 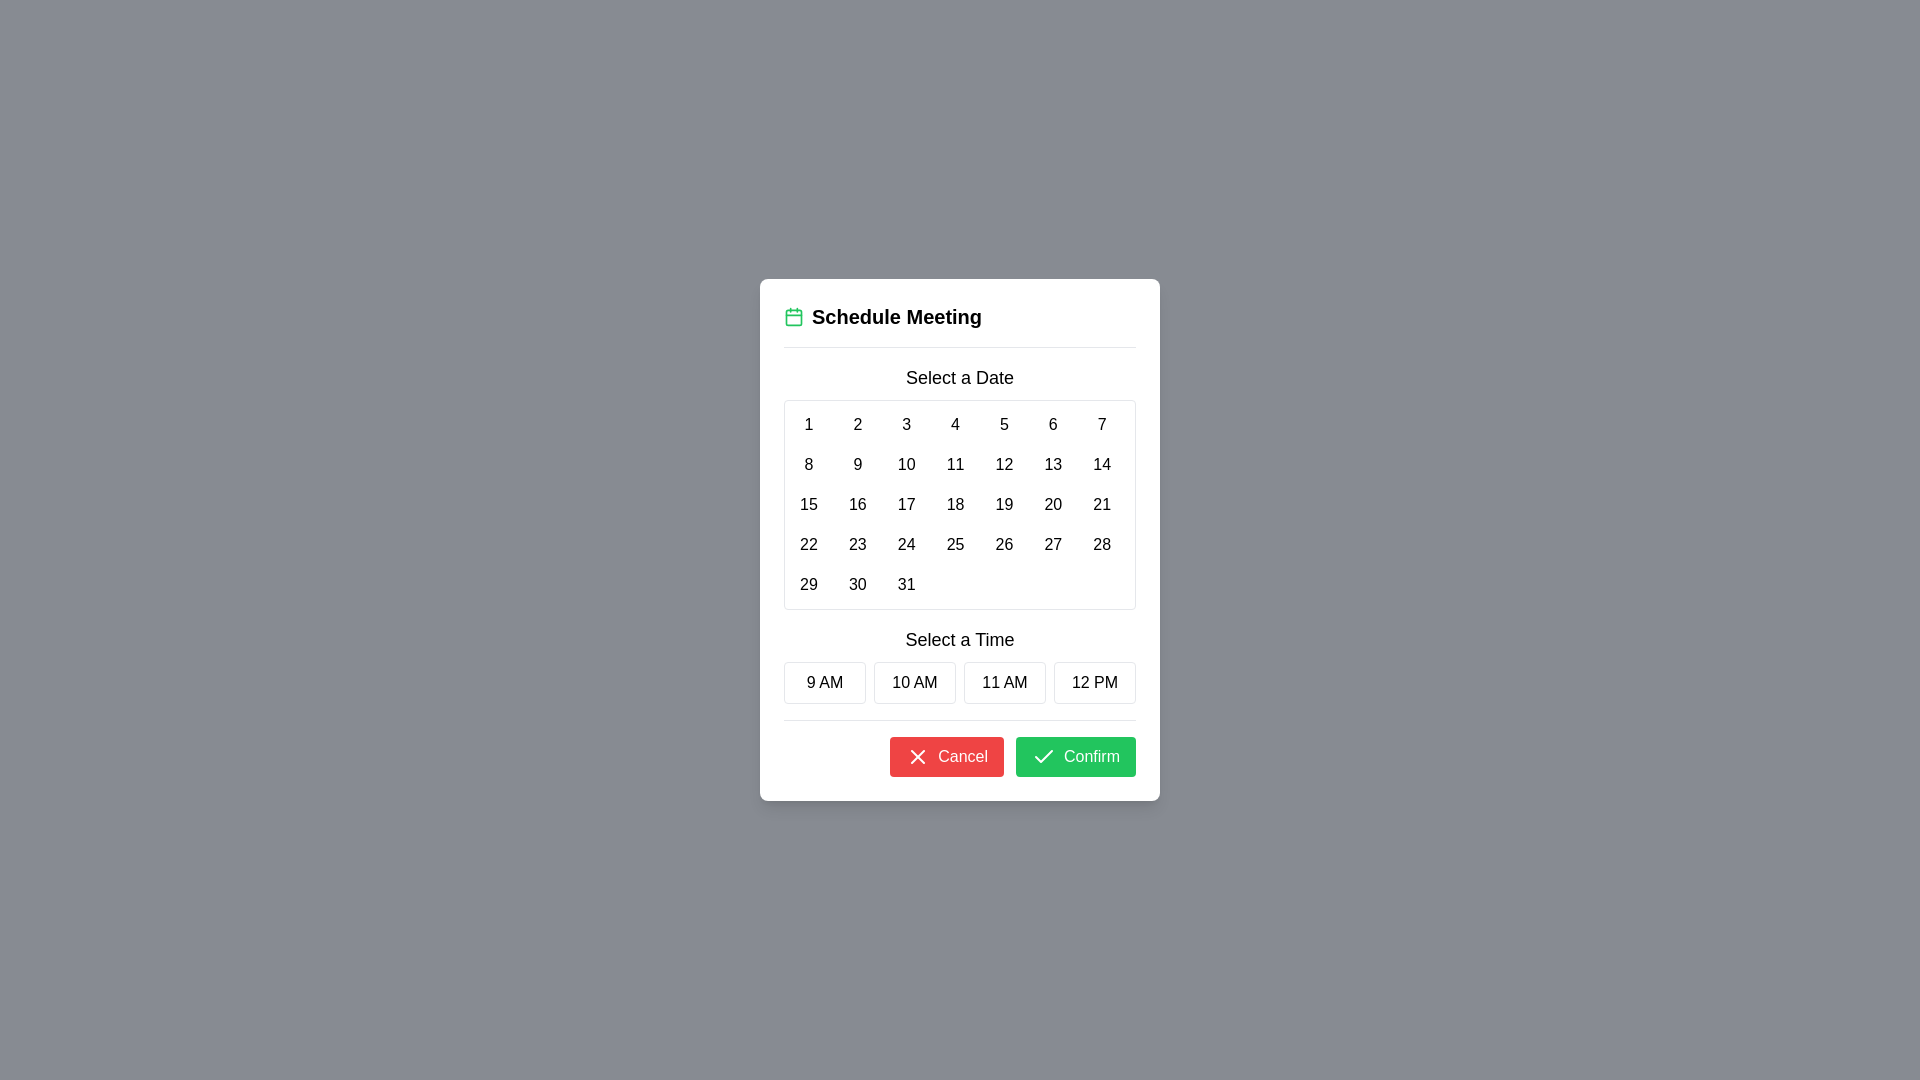 I want to click on the square button displaying the number '16' in the second column of the third row within the calendar grid in the 'Select a Date' section, so click(x=857, y=504).